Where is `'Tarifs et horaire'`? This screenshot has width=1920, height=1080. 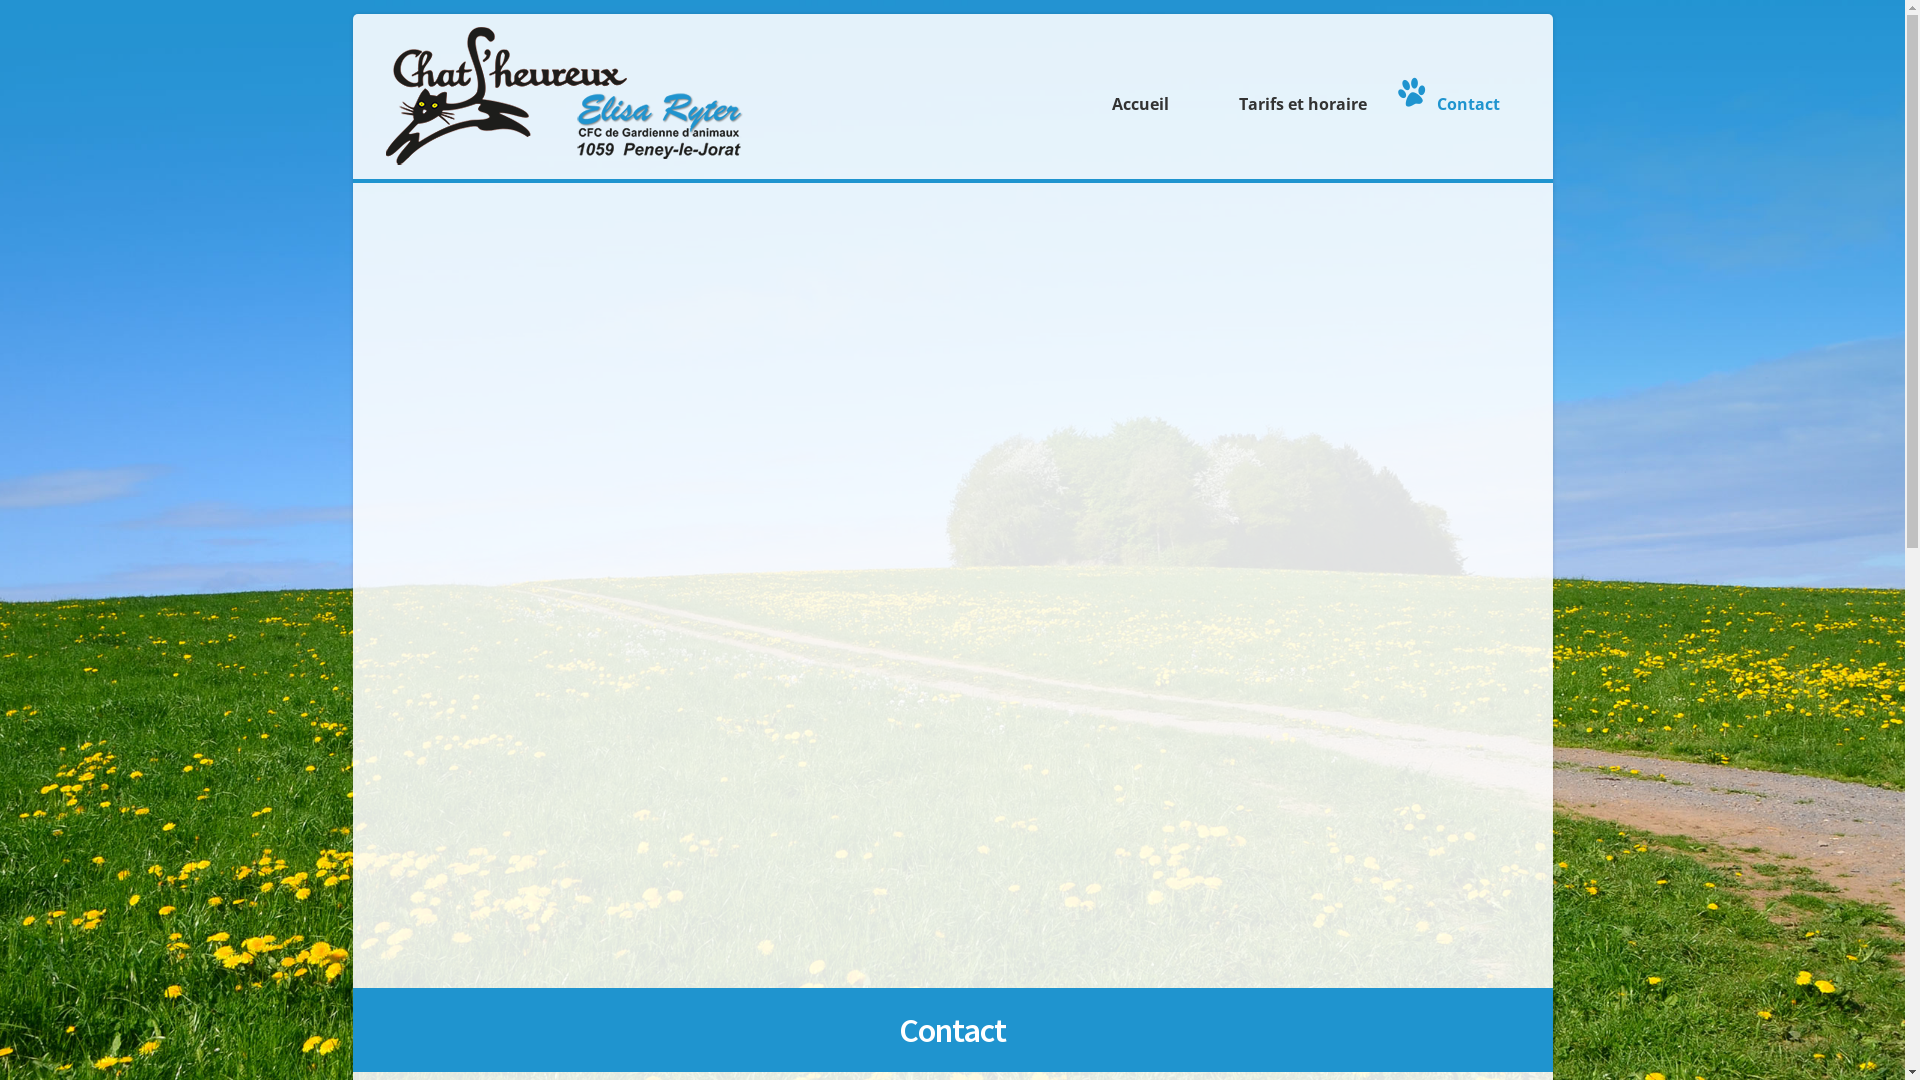 'Tarifs et horaire' is located at coordinates (1198, 92).